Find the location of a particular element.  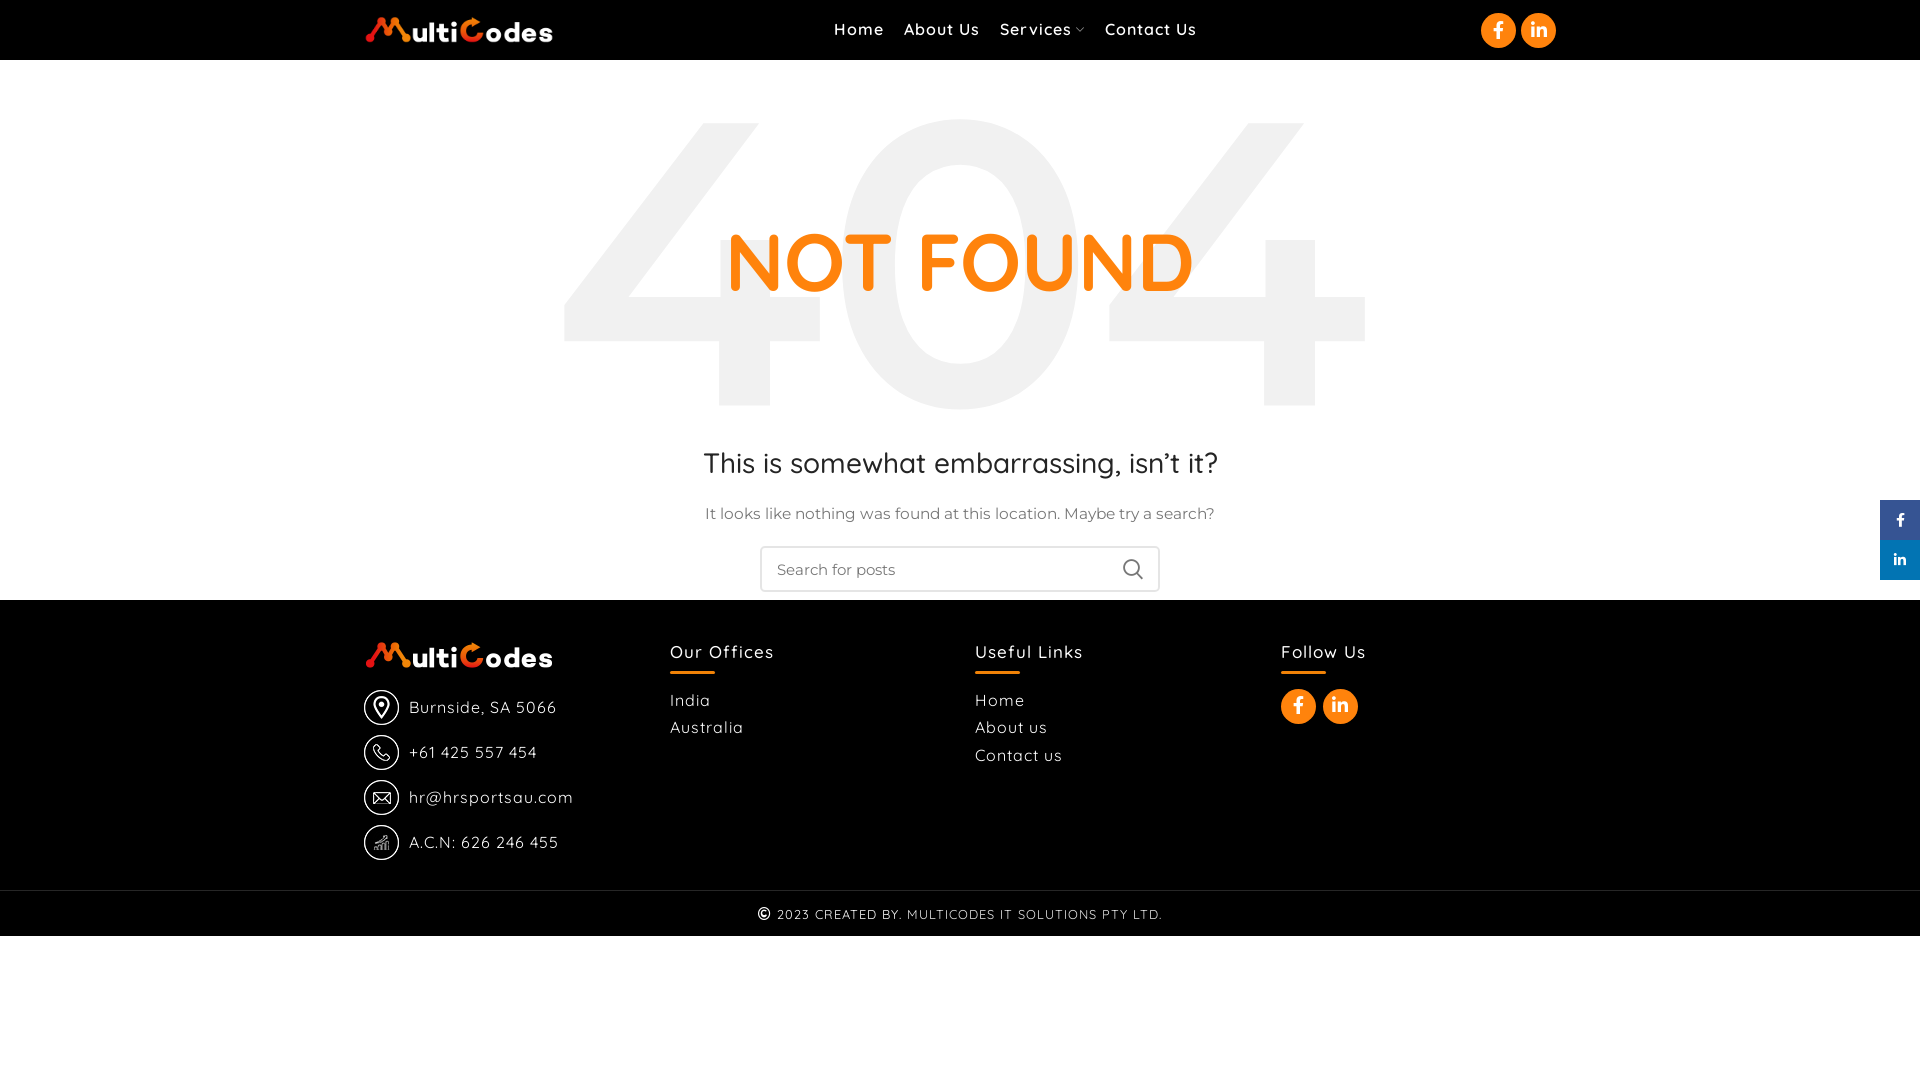

'Services' is located at coordinates (1041, 30).